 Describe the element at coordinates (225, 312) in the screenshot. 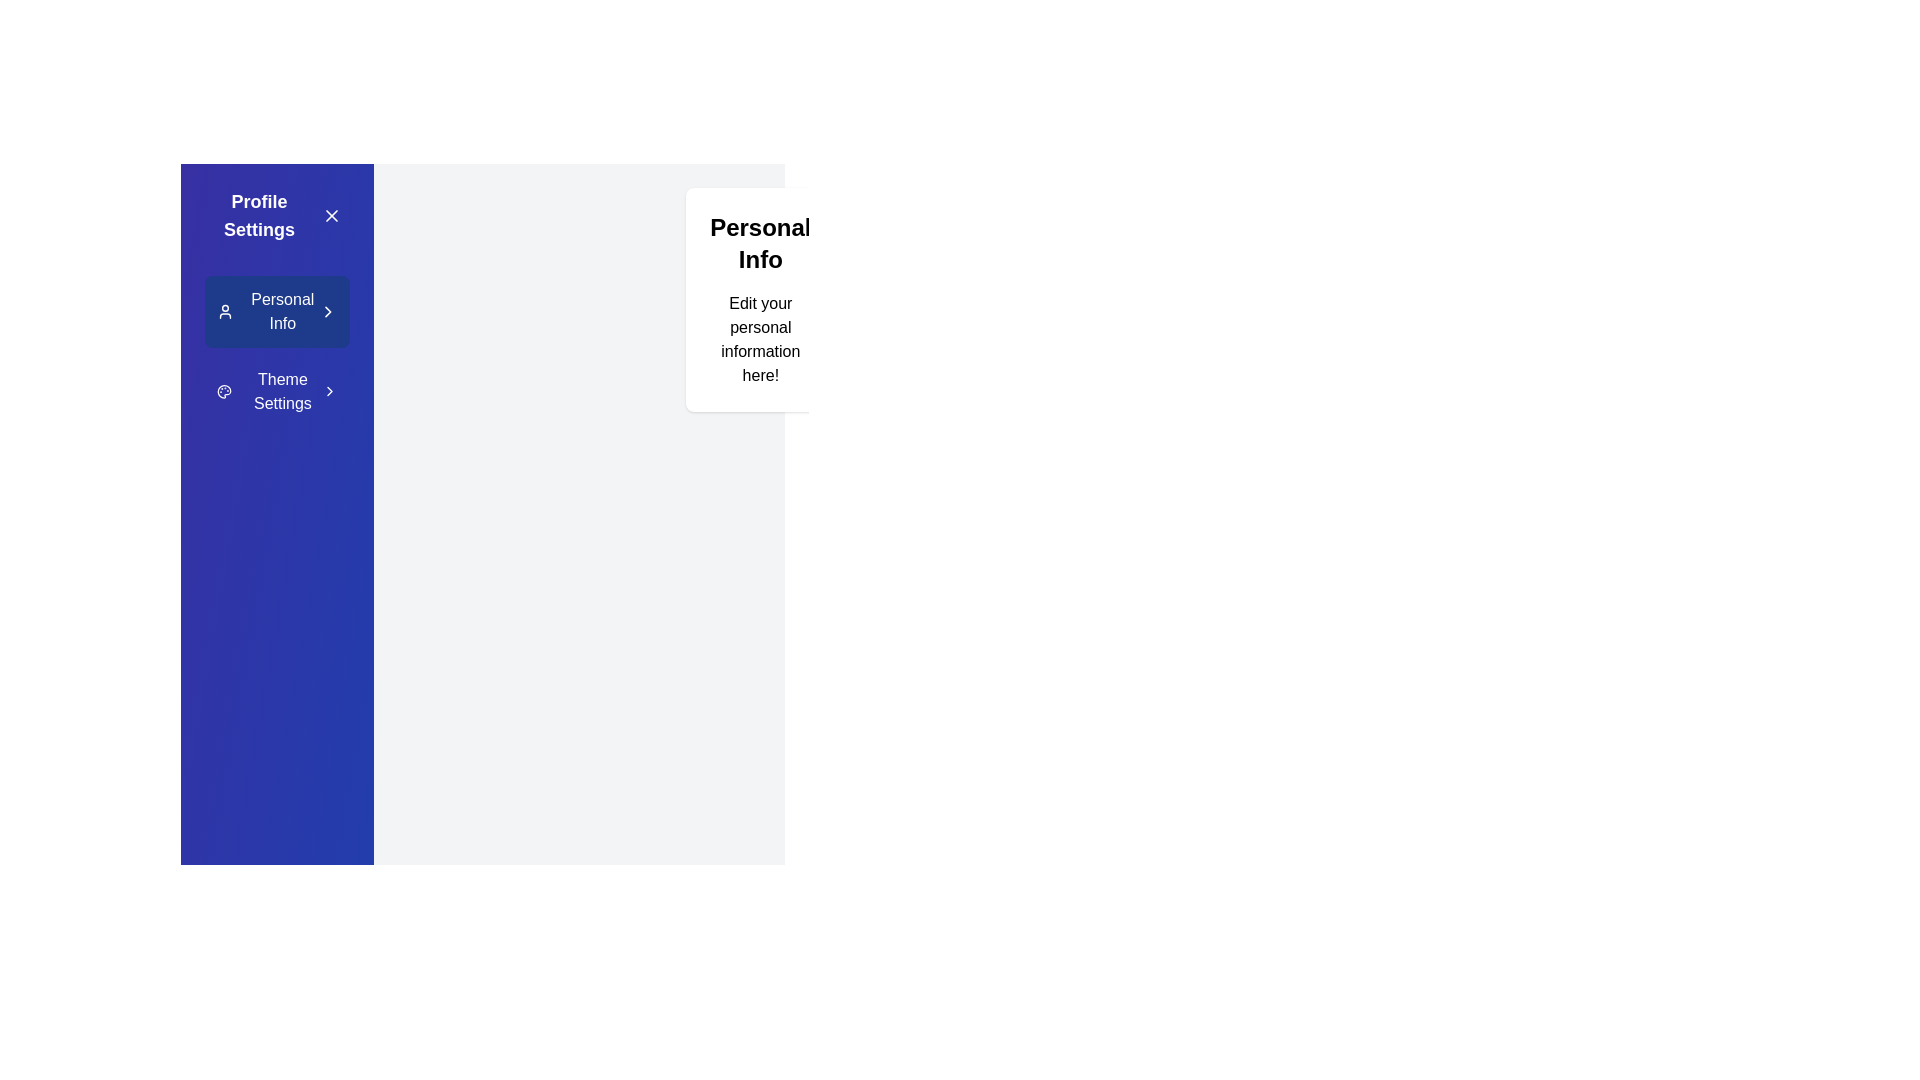

I see `the user silhouette icon located in the sidebar menu, which precedes the 'Personal Info' text` at that location.